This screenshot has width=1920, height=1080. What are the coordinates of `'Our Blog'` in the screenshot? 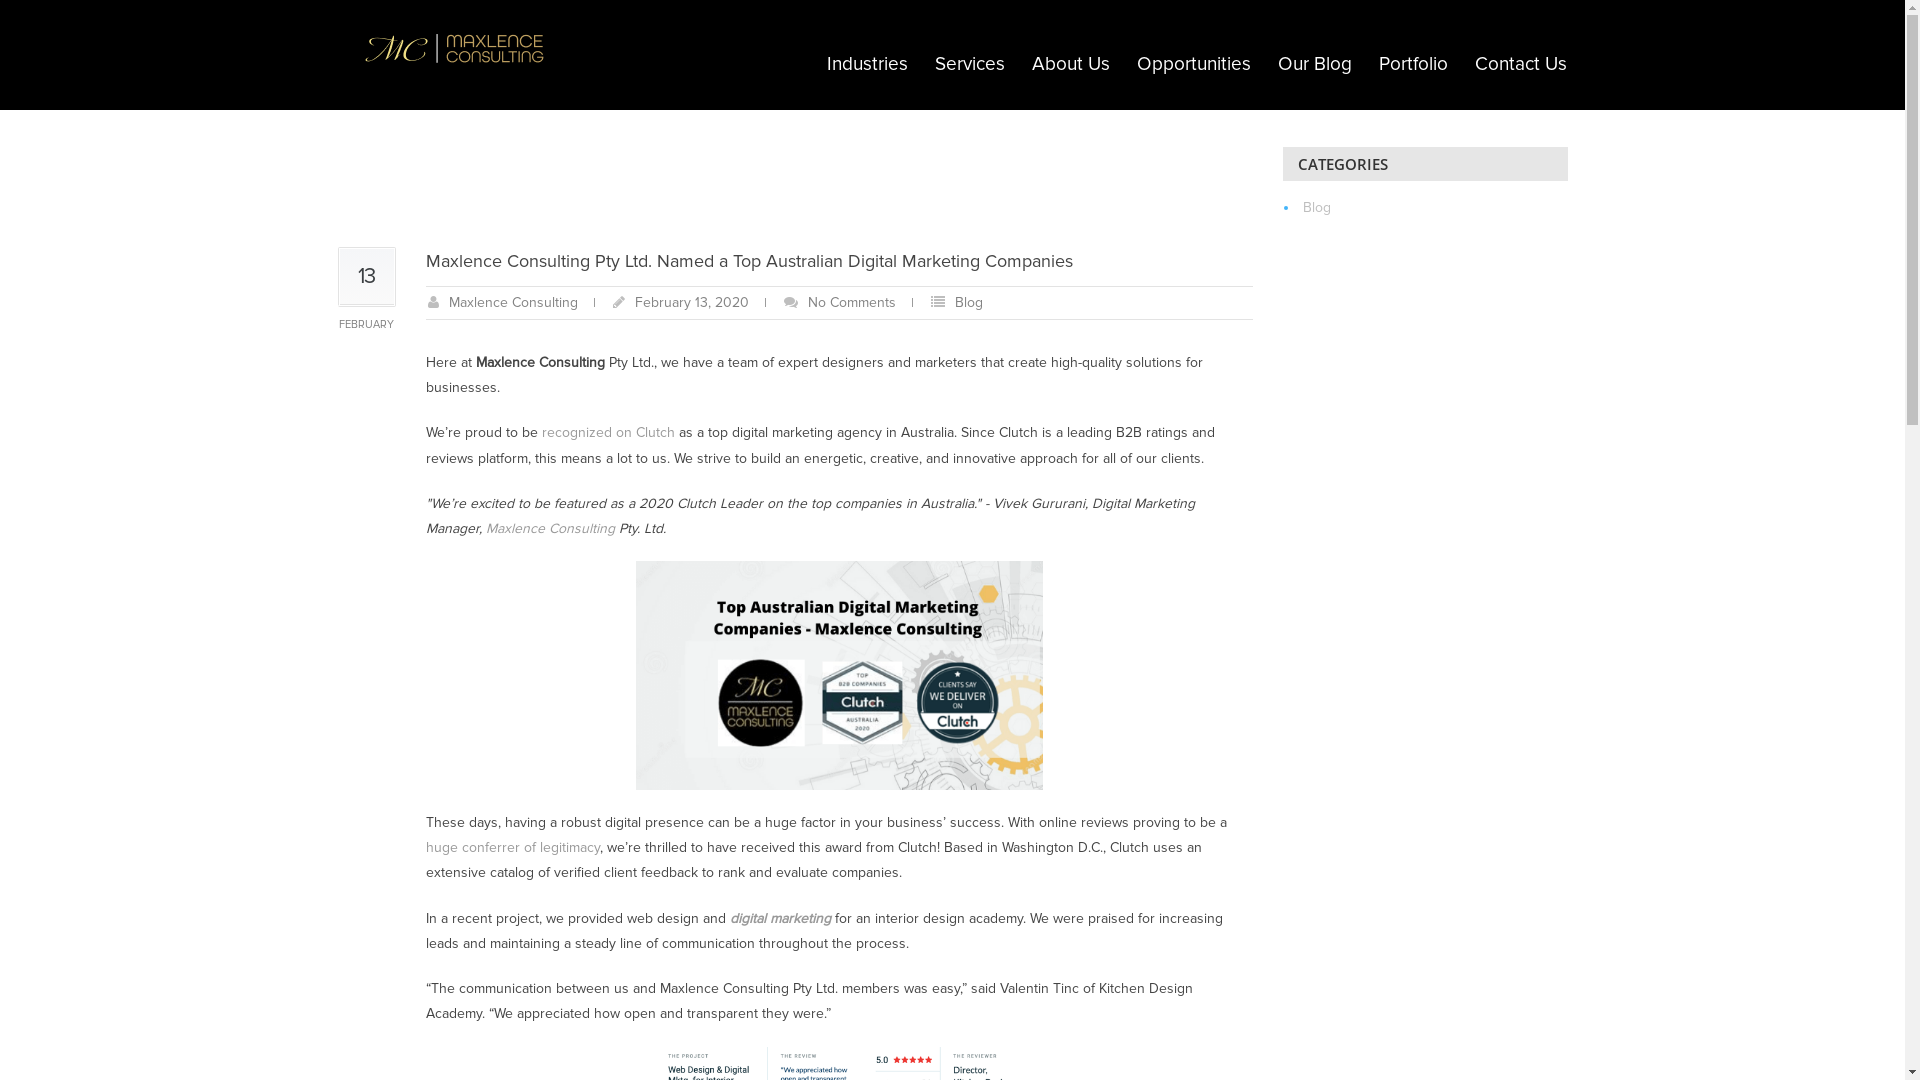 It's located at (1314, 63).